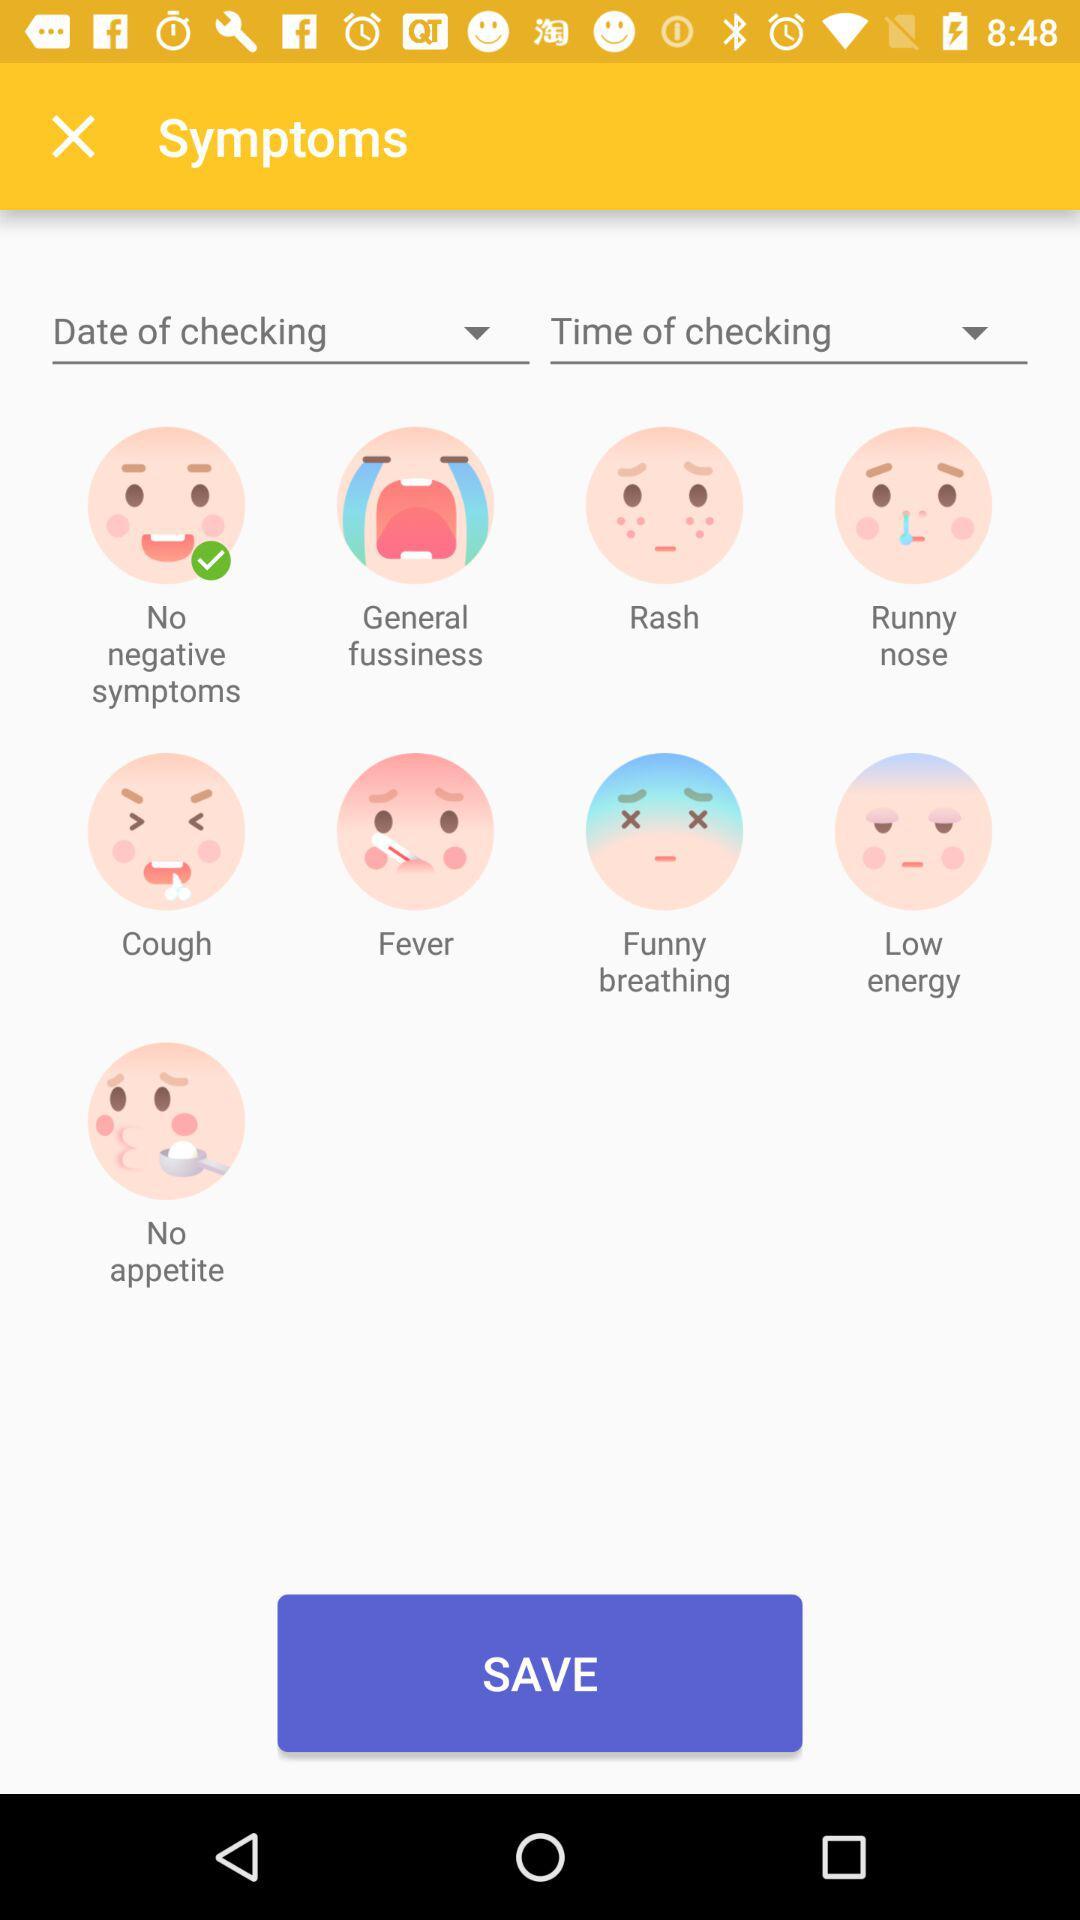  I want to click on date drop down list, so click(290, 332).